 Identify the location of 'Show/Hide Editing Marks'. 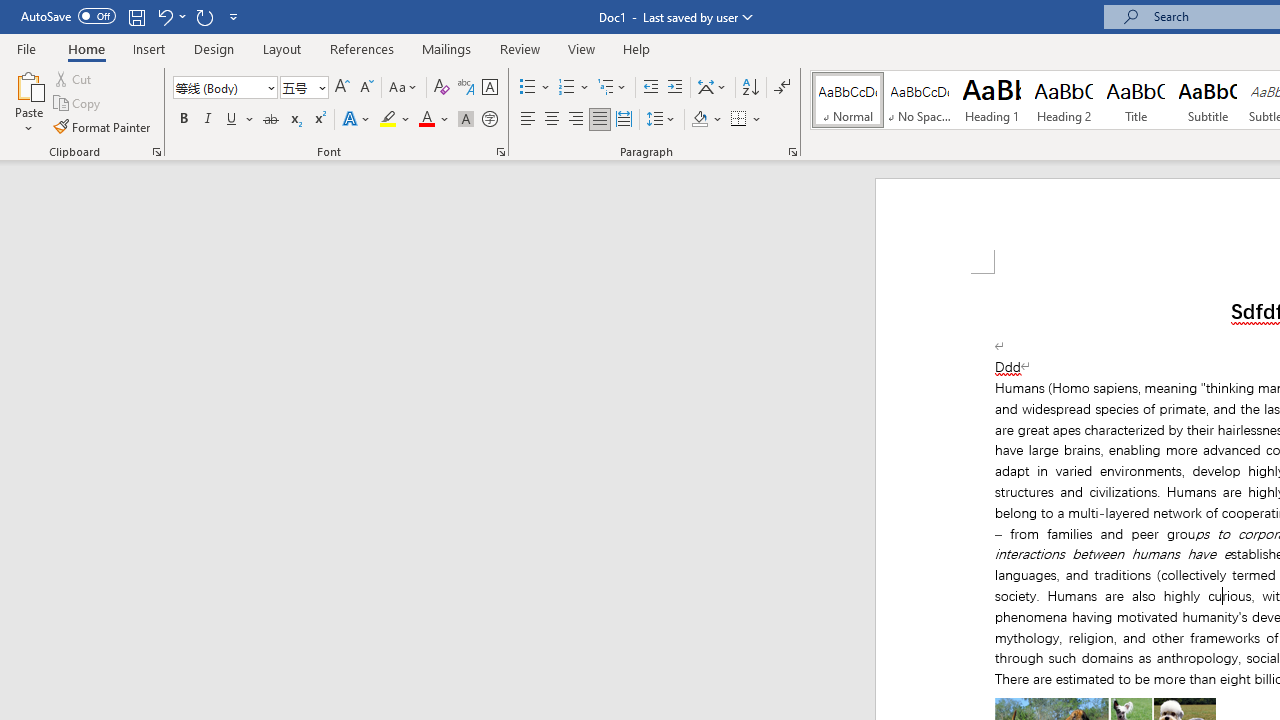
(781, 86).